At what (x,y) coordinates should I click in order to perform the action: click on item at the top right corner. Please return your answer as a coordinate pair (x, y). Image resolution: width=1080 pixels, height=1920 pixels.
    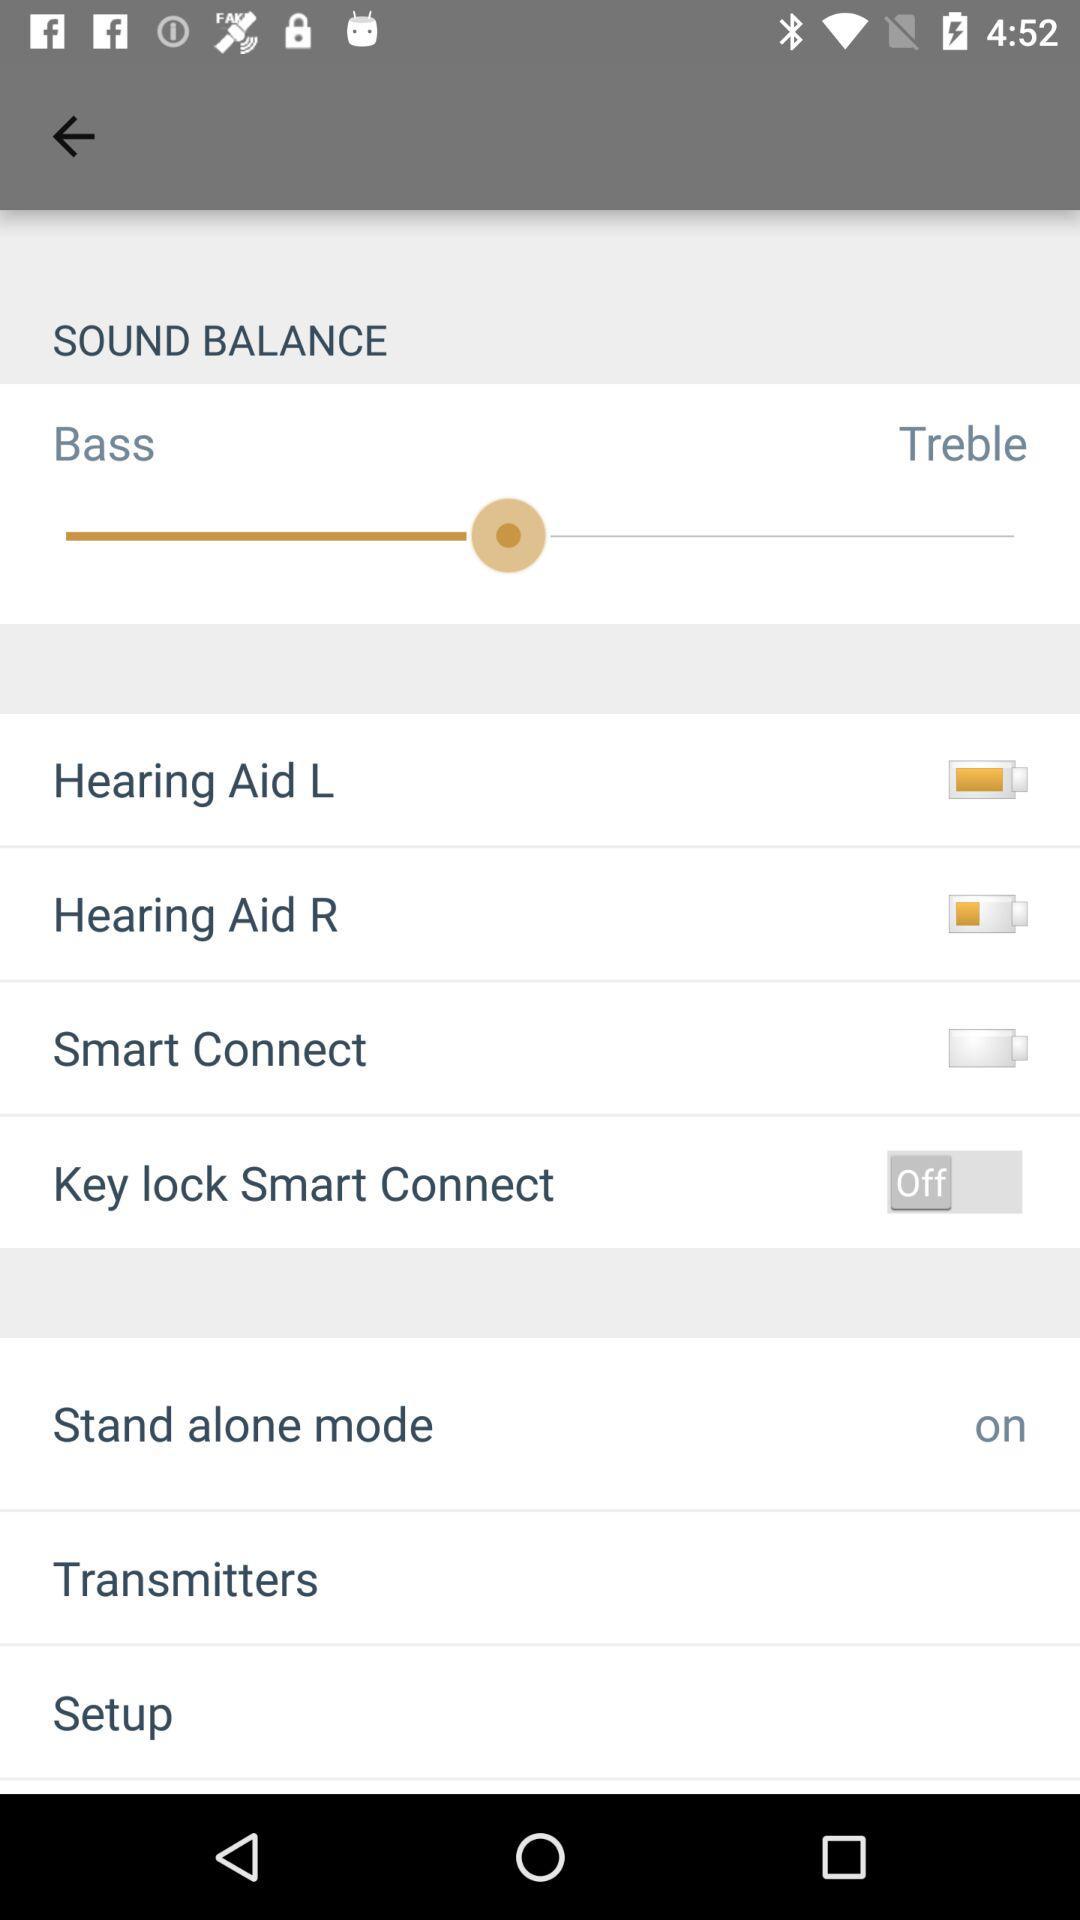
    Looking at the image, I should click on (988, 441).